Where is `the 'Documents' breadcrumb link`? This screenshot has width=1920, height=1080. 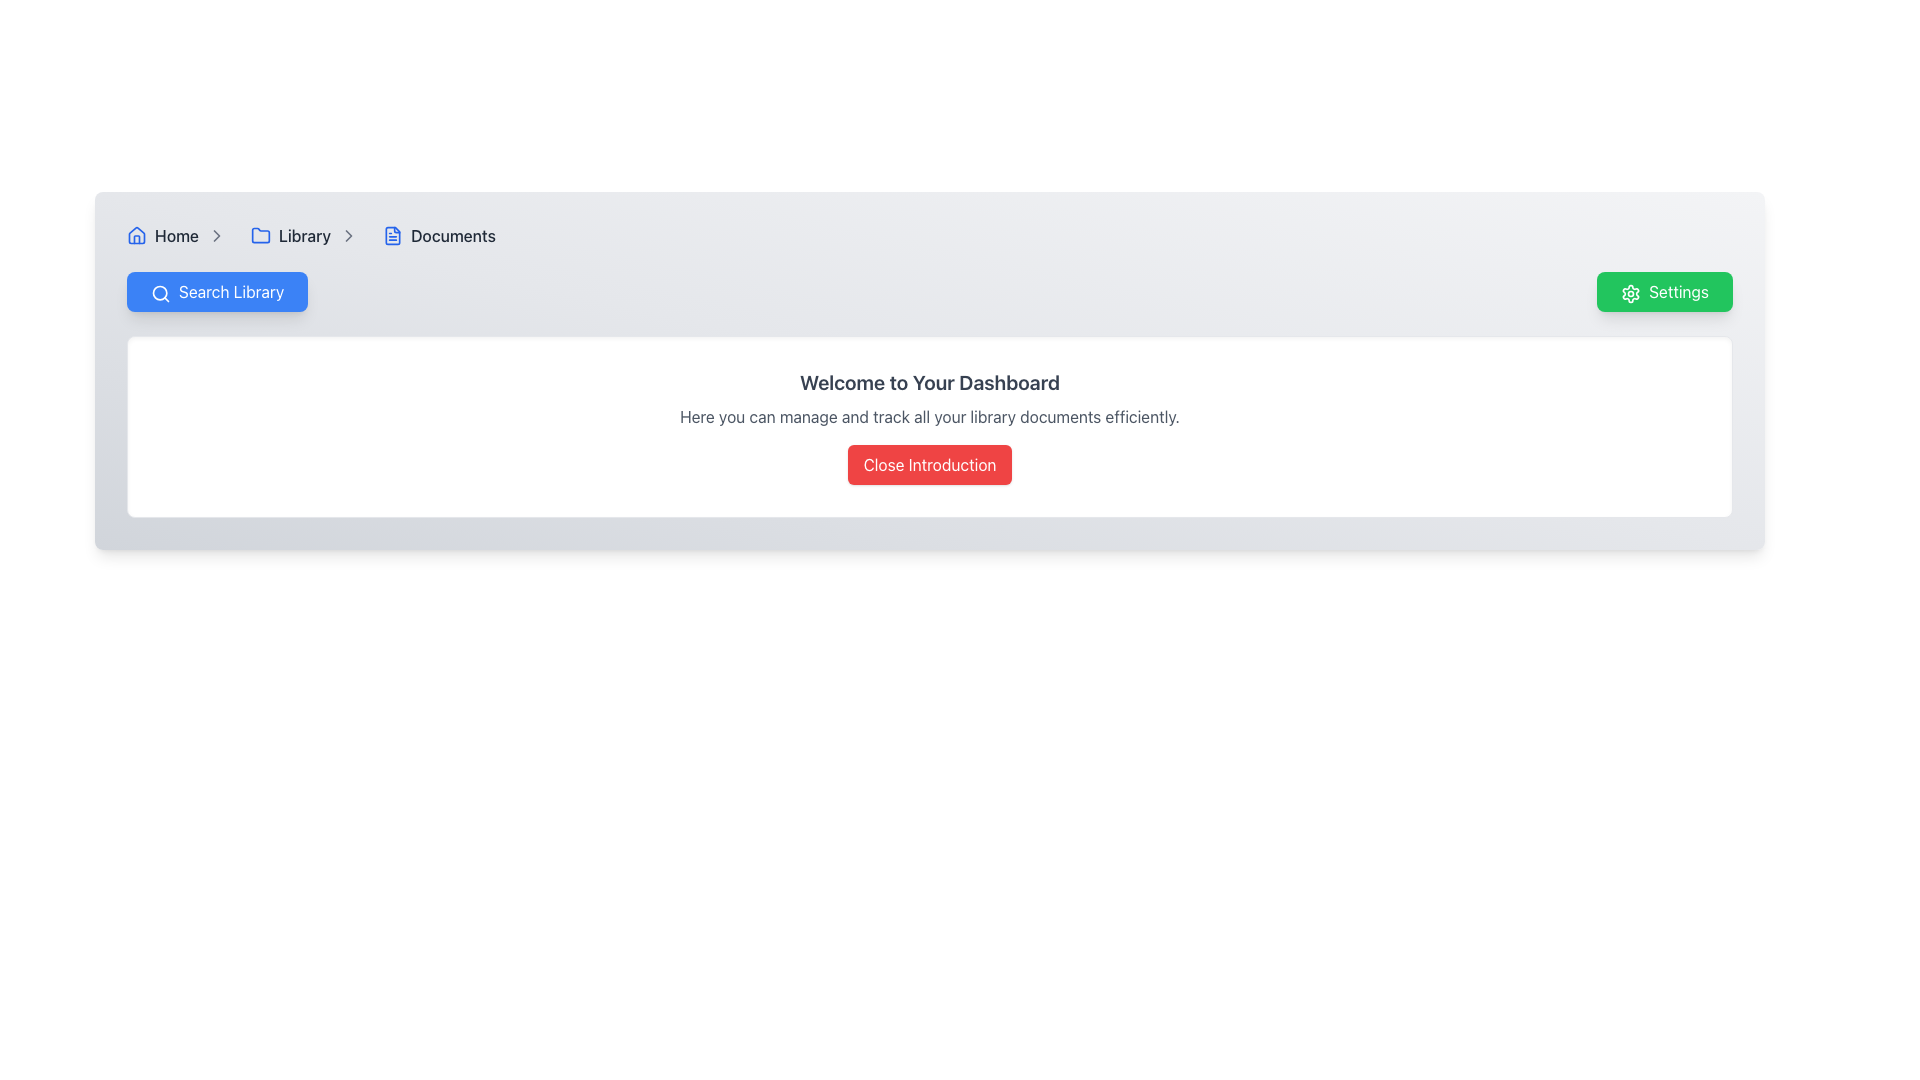
the 'Documents' breadcrumb link is located at coordinates (452, 234).